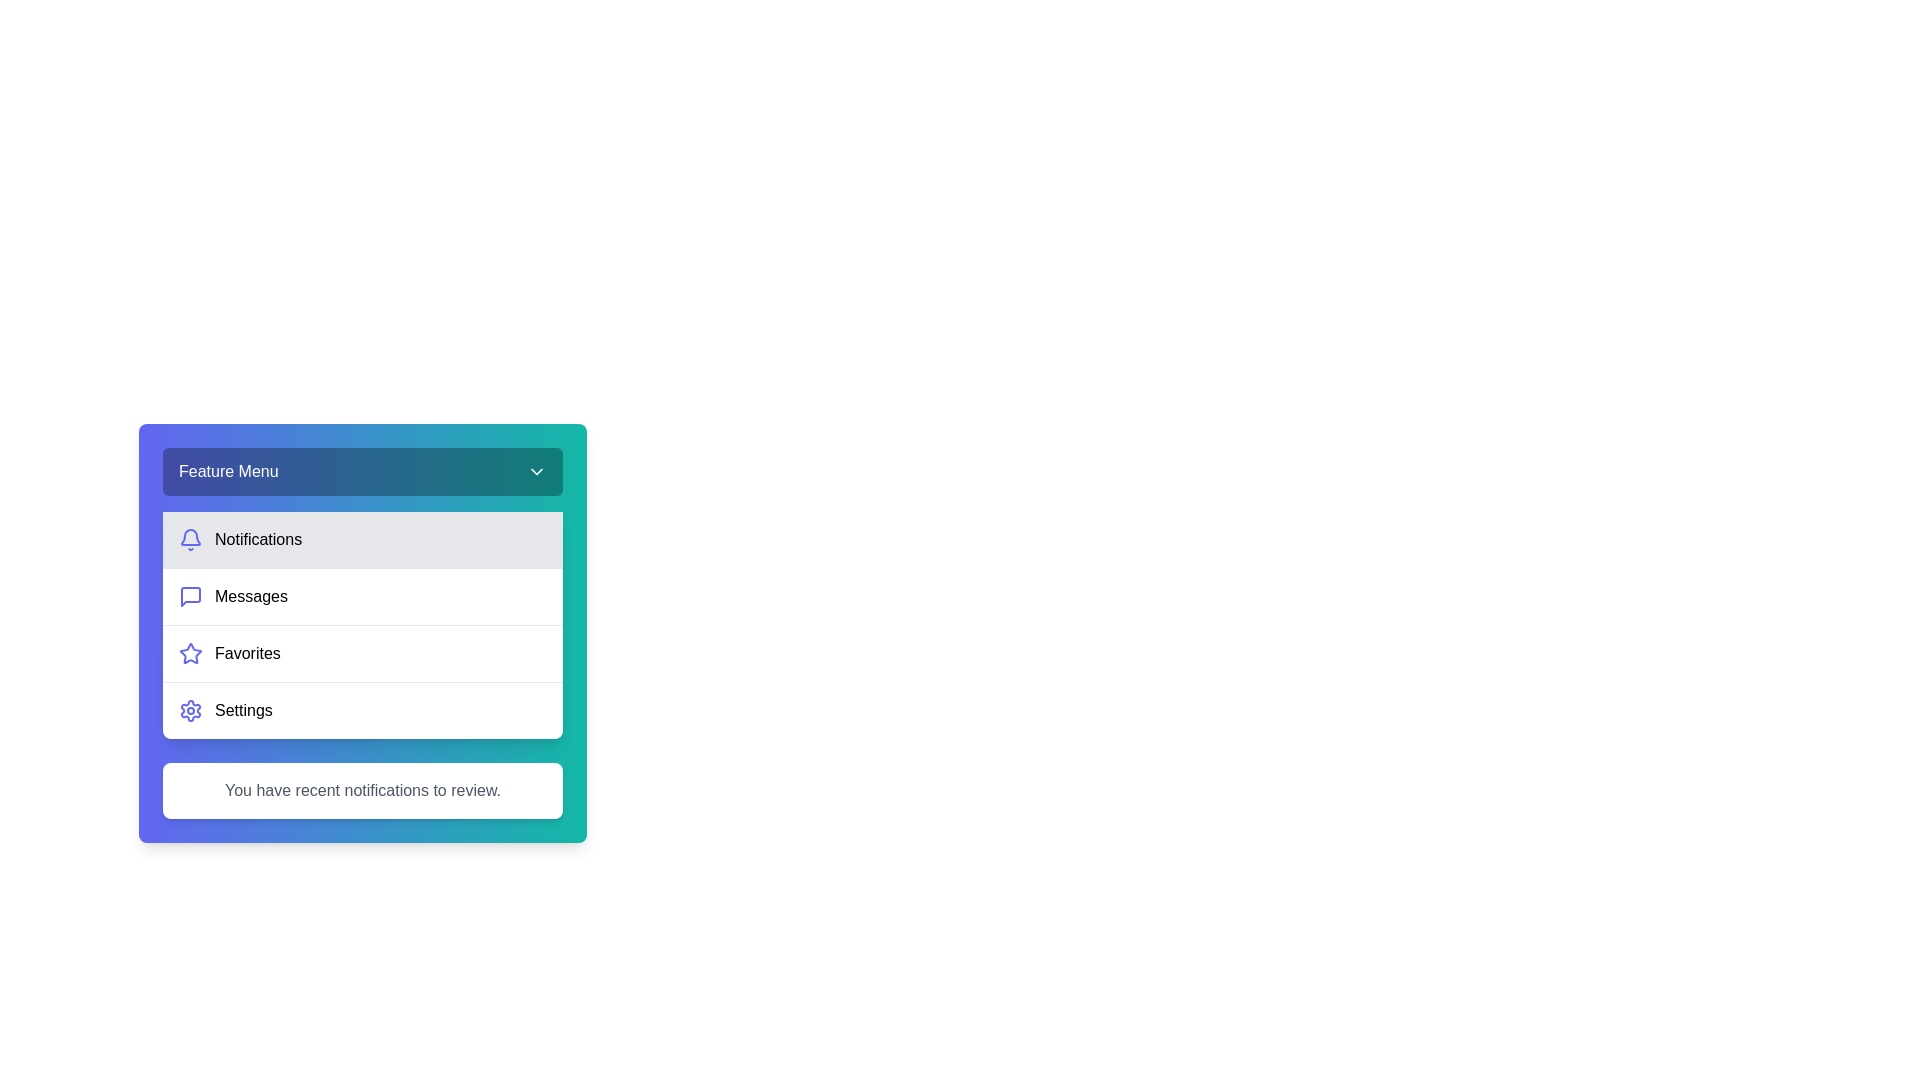  What do you see at coordinates (191, 709) in the screenshot?
I see `the settings icon, which is the fourth icon in a vertically arranged menu list located on the left side of the 'Settings' text label` at bounding box center [191, 709].